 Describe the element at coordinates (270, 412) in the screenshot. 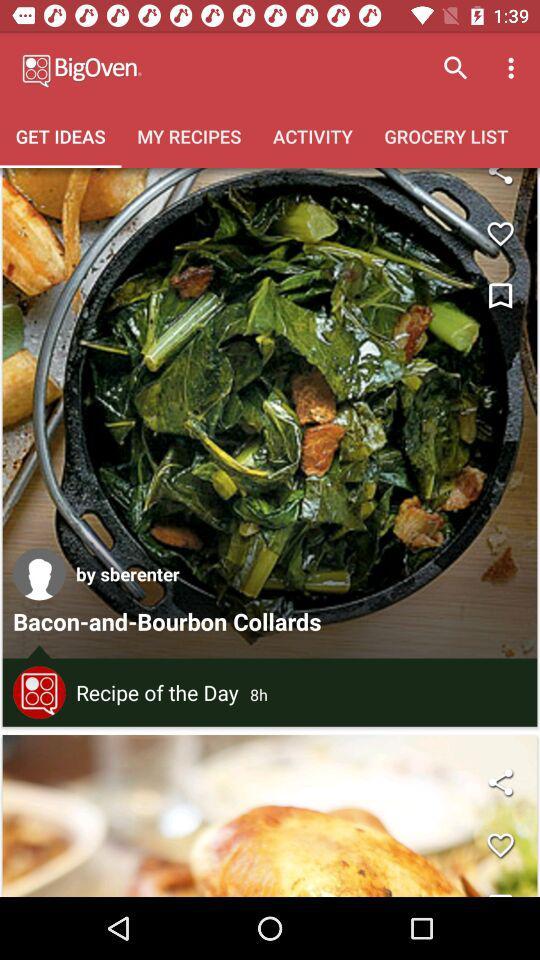

I see `see a recipe` at that location.